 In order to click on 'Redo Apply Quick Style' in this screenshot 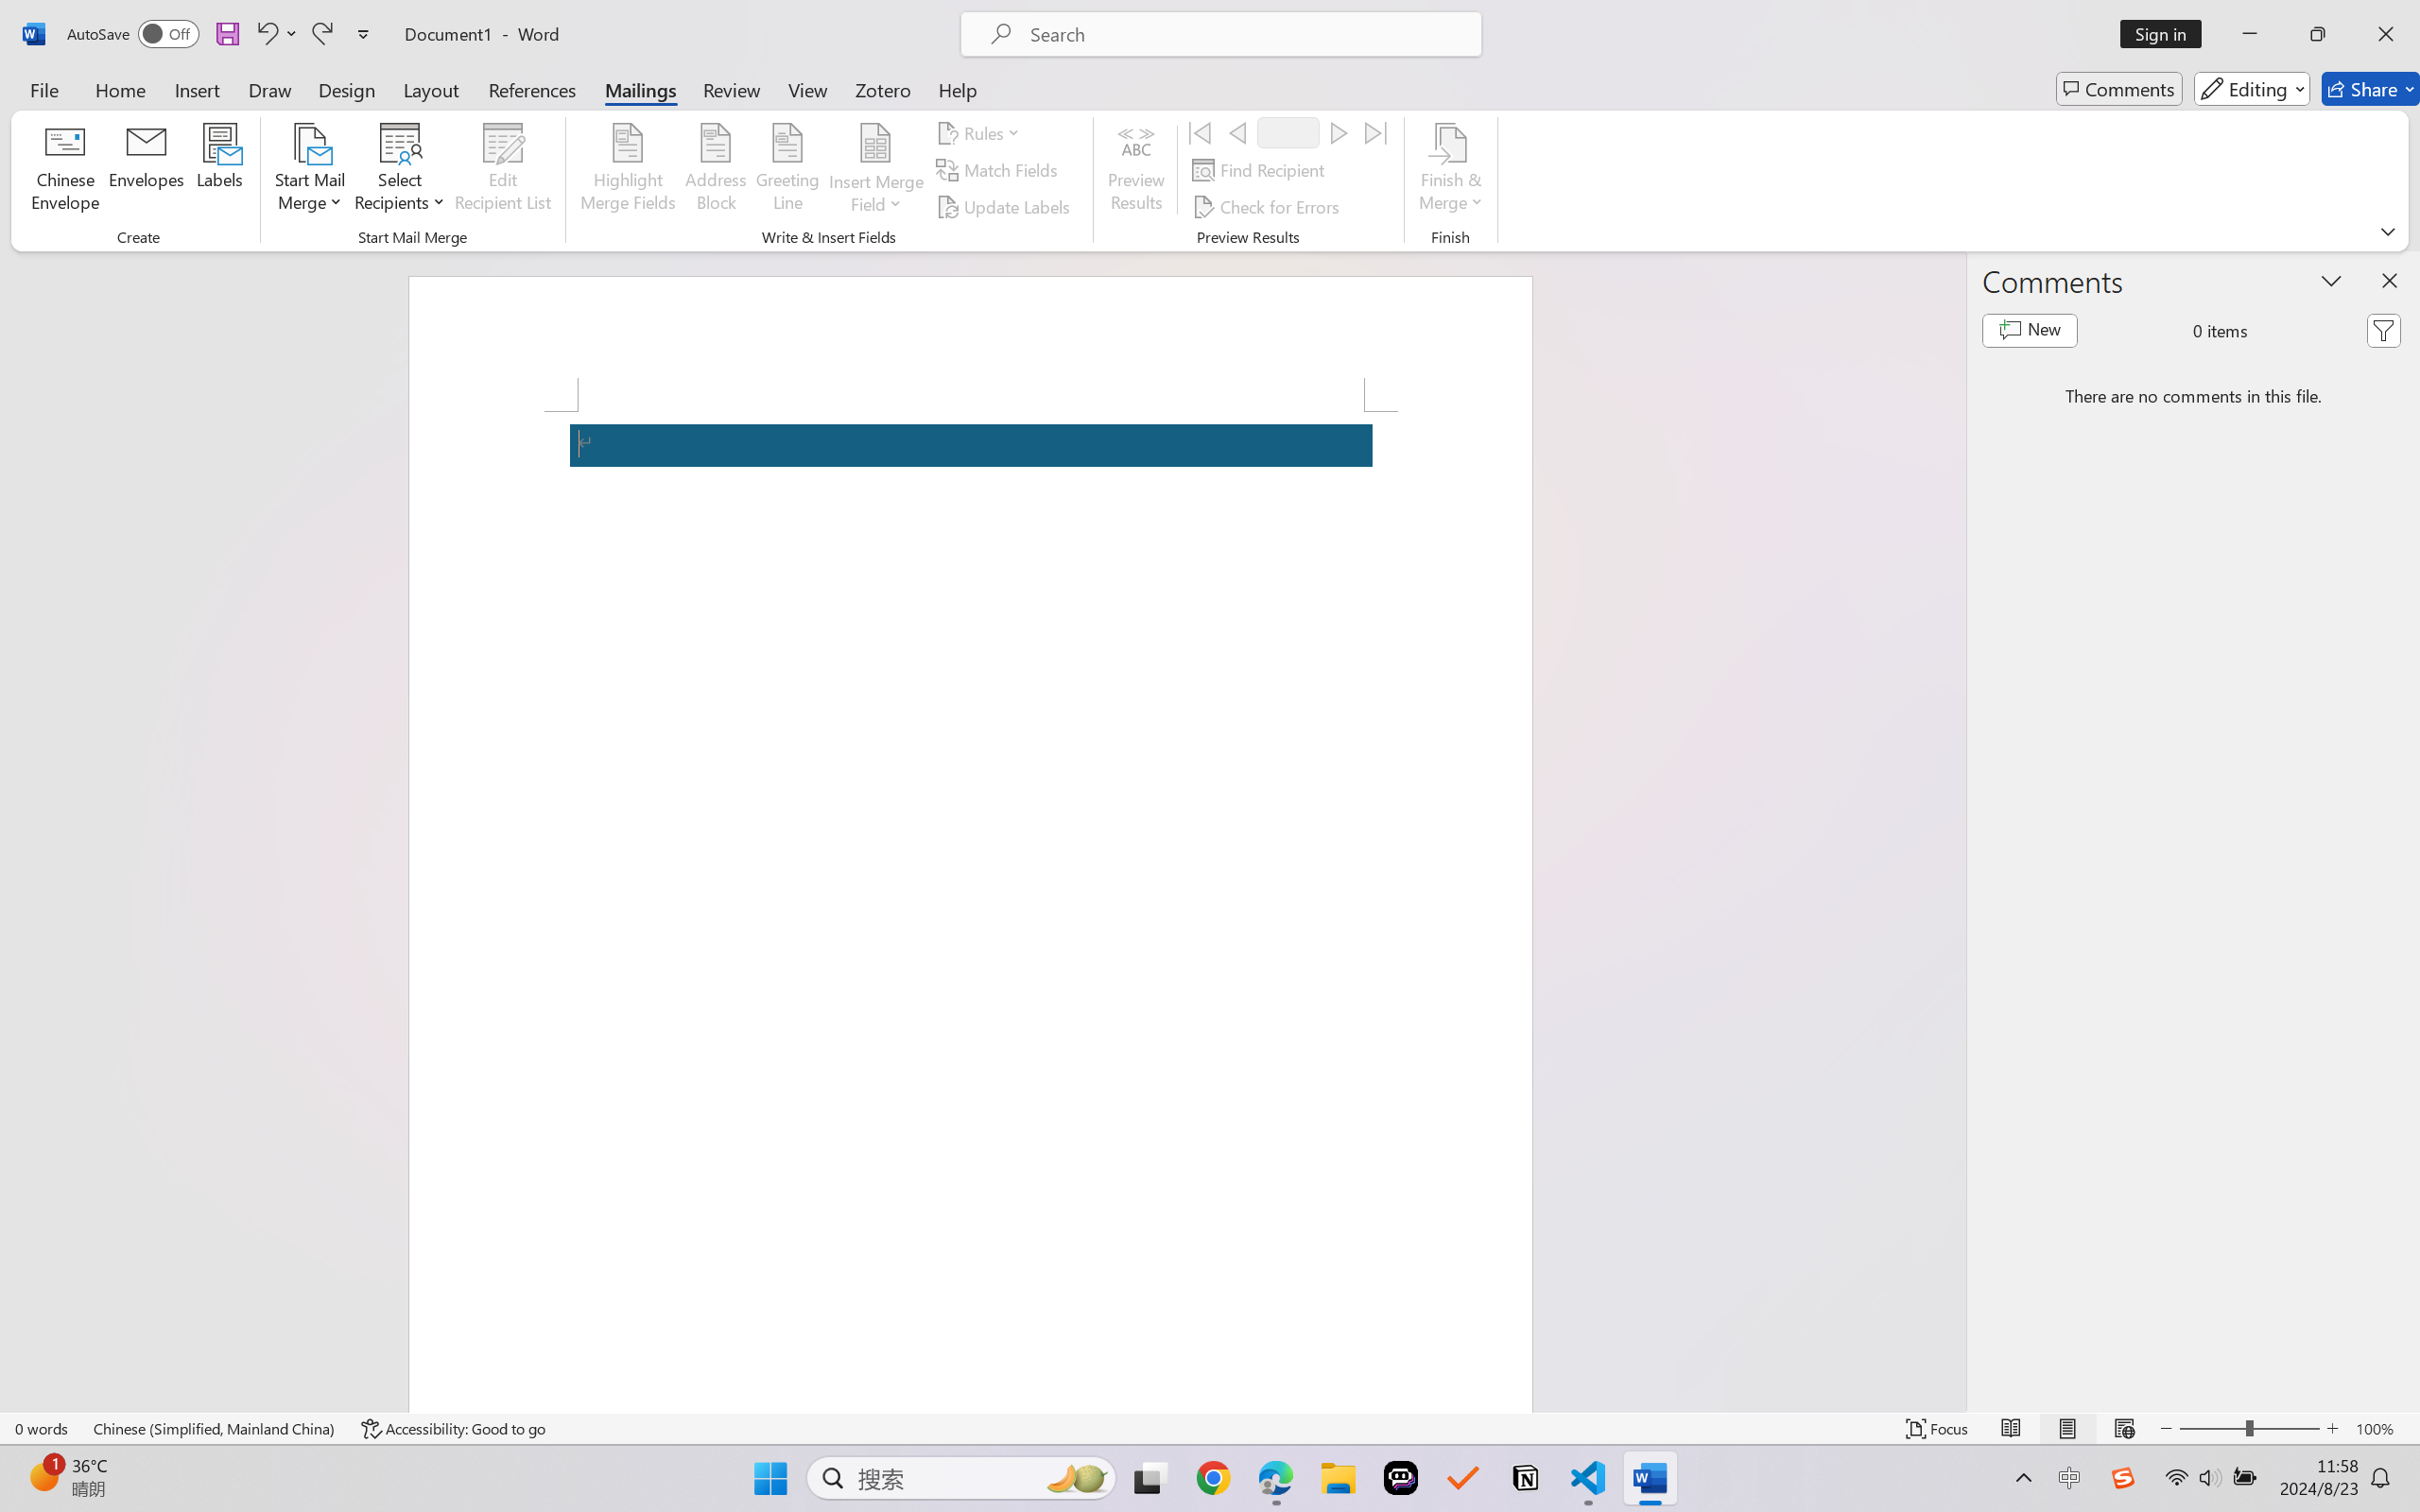, I will do `click(320, 33)`.